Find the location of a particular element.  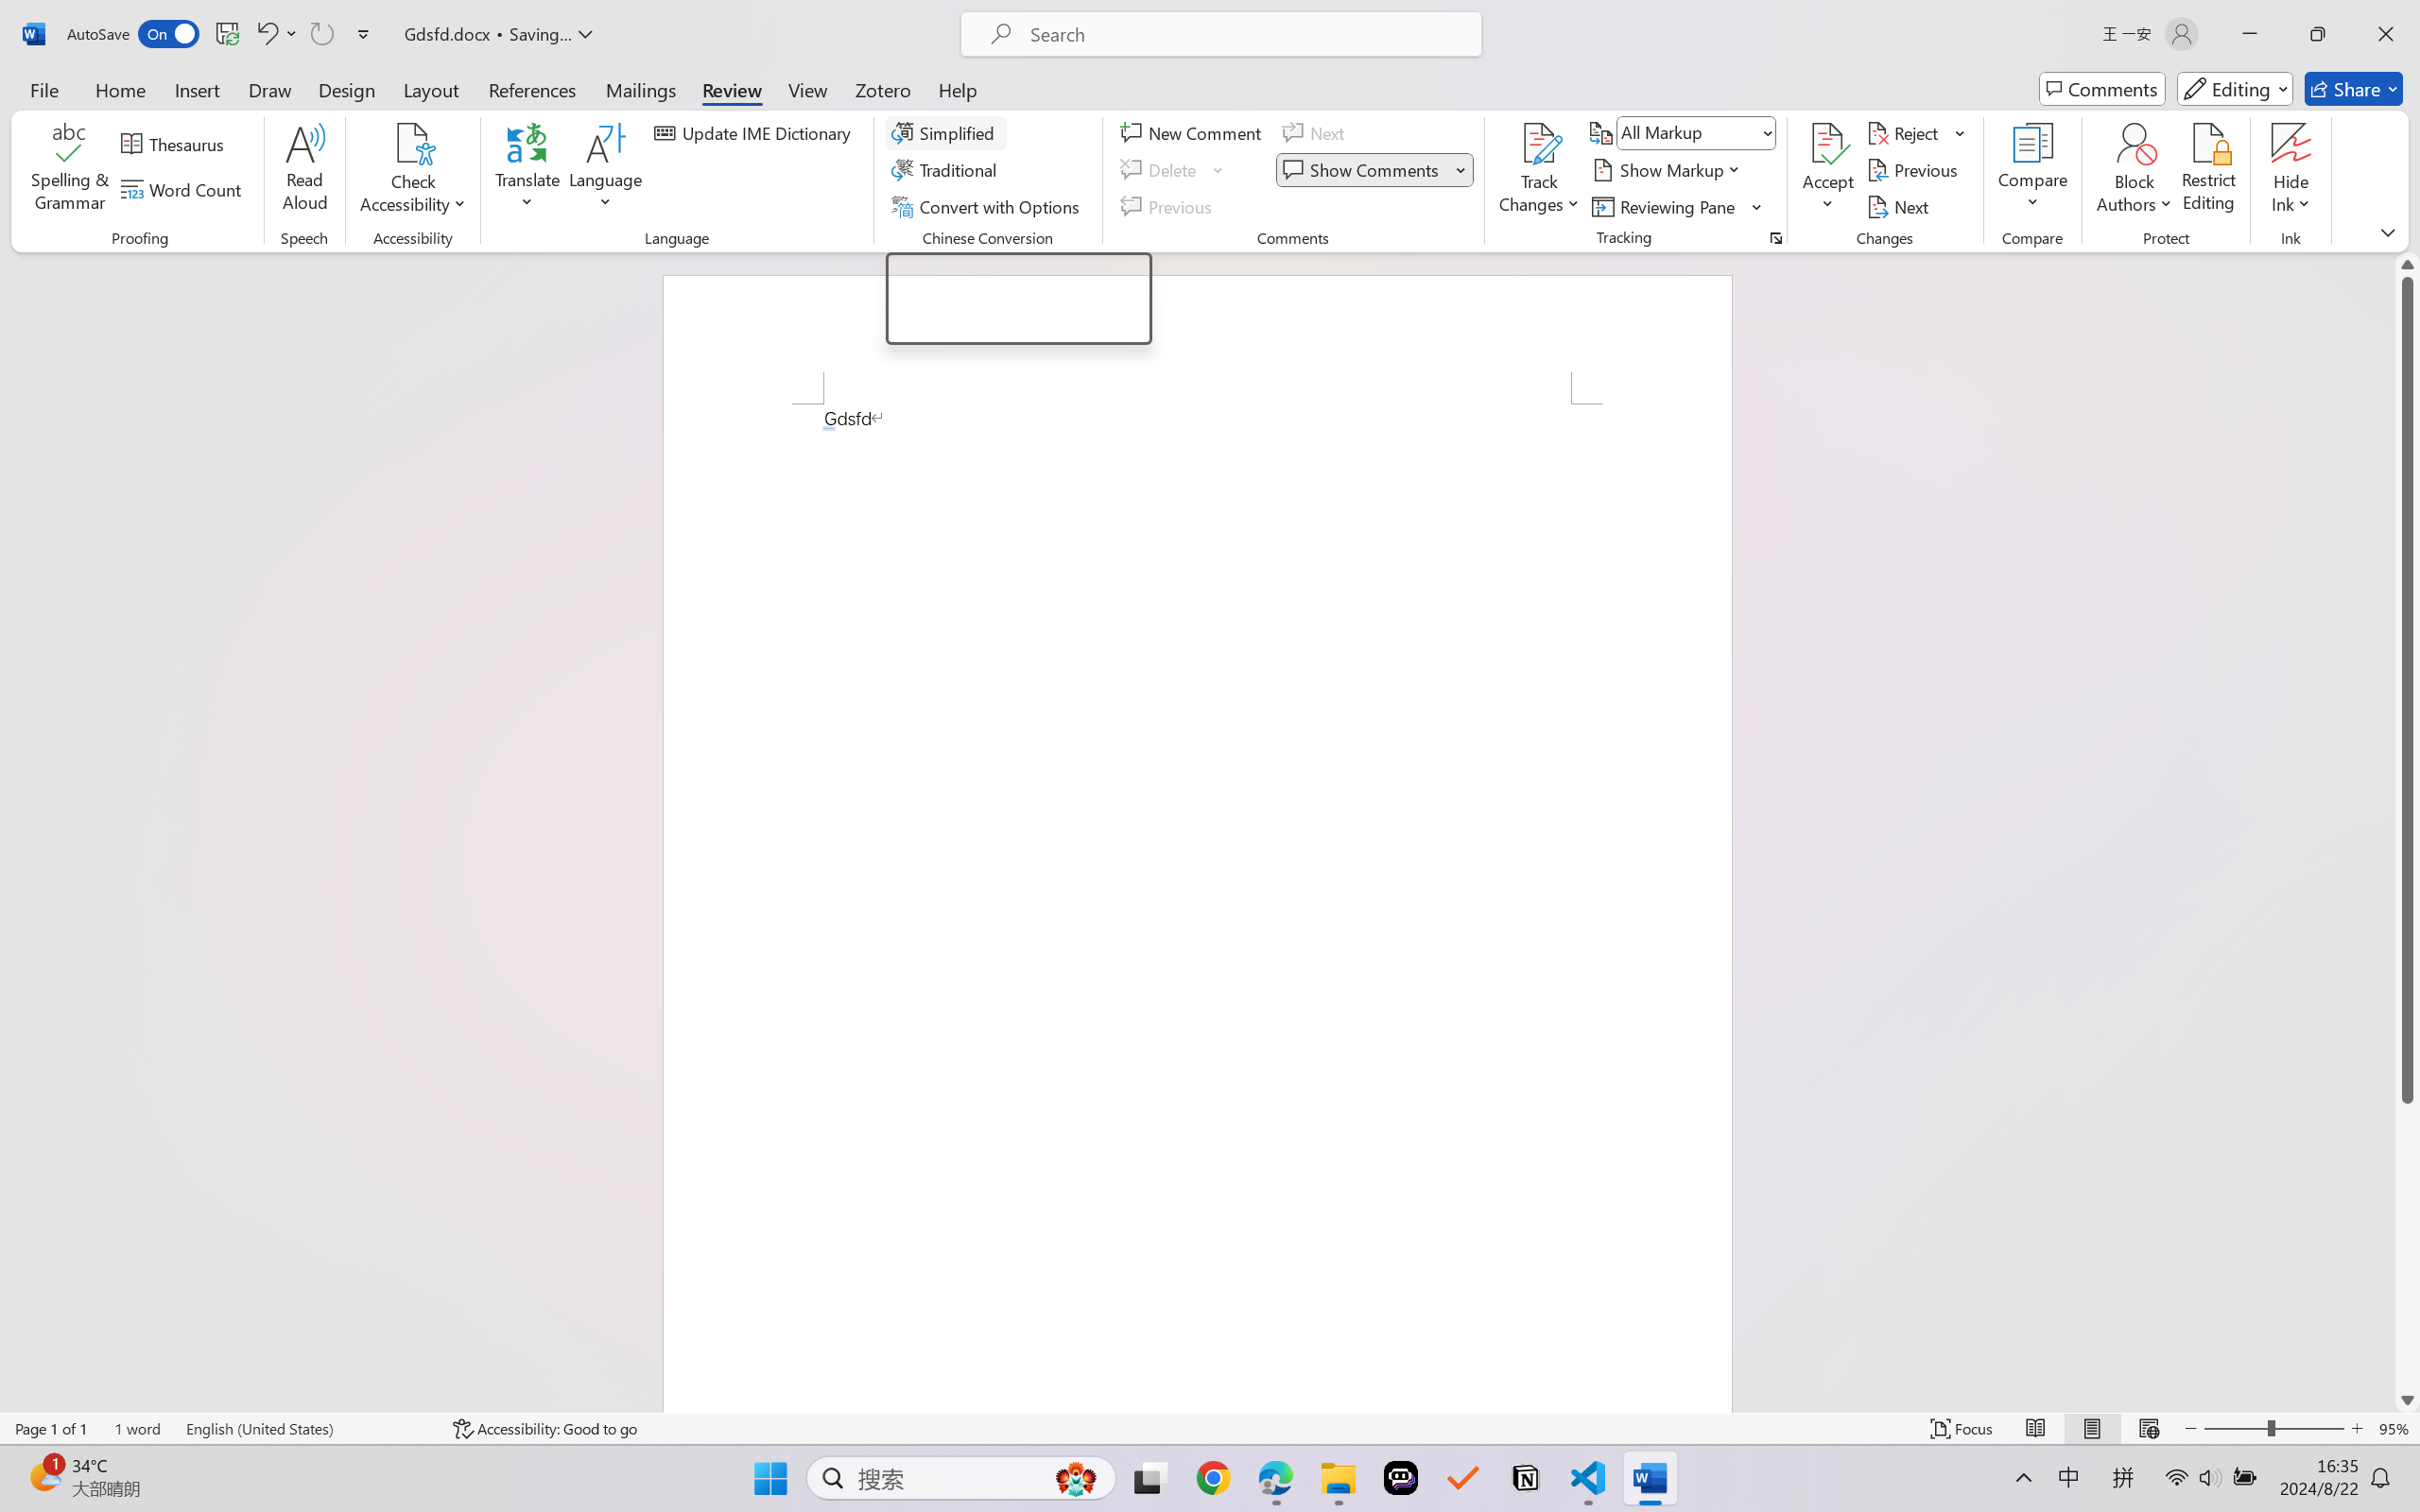

'Reviewing Pane' is located at coordinates (1665, 207).